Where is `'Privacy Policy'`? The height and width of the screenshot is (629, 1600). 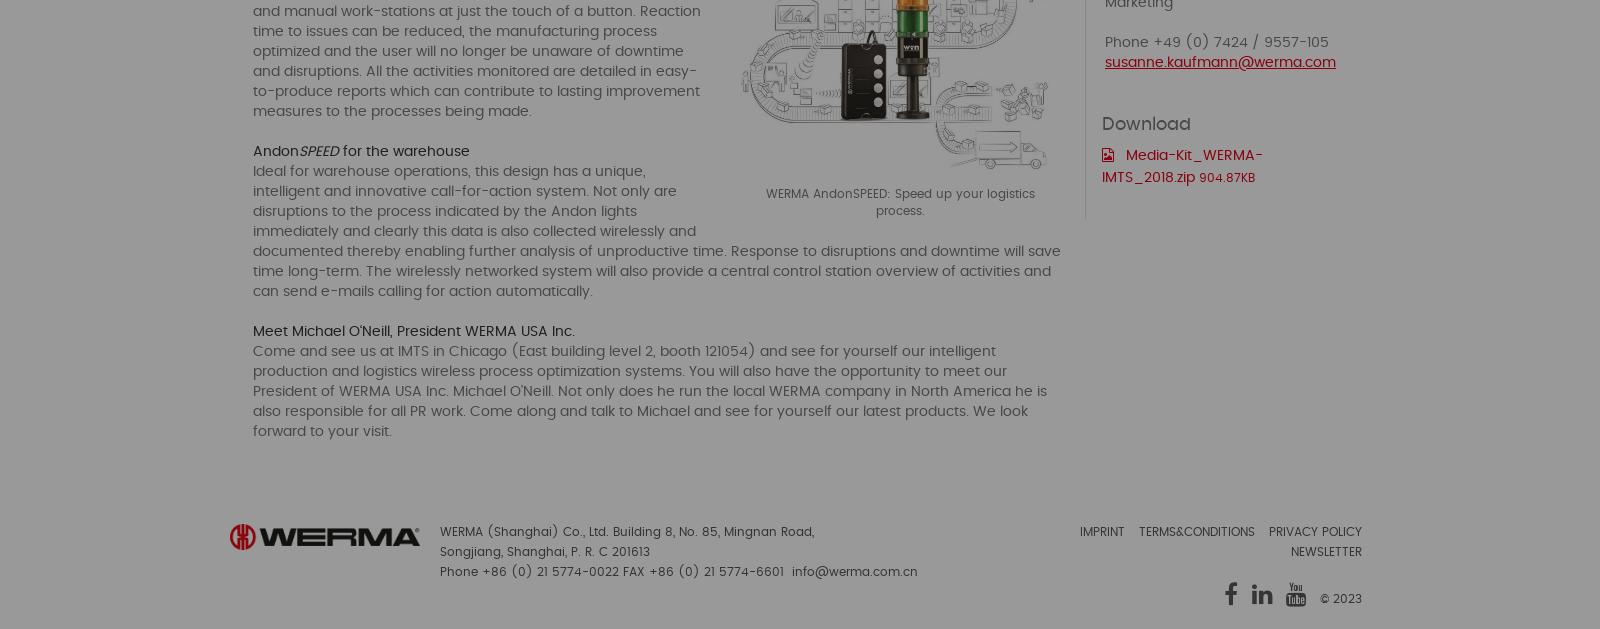
'Privacy Policy' is located at coordinates (1314, 532).